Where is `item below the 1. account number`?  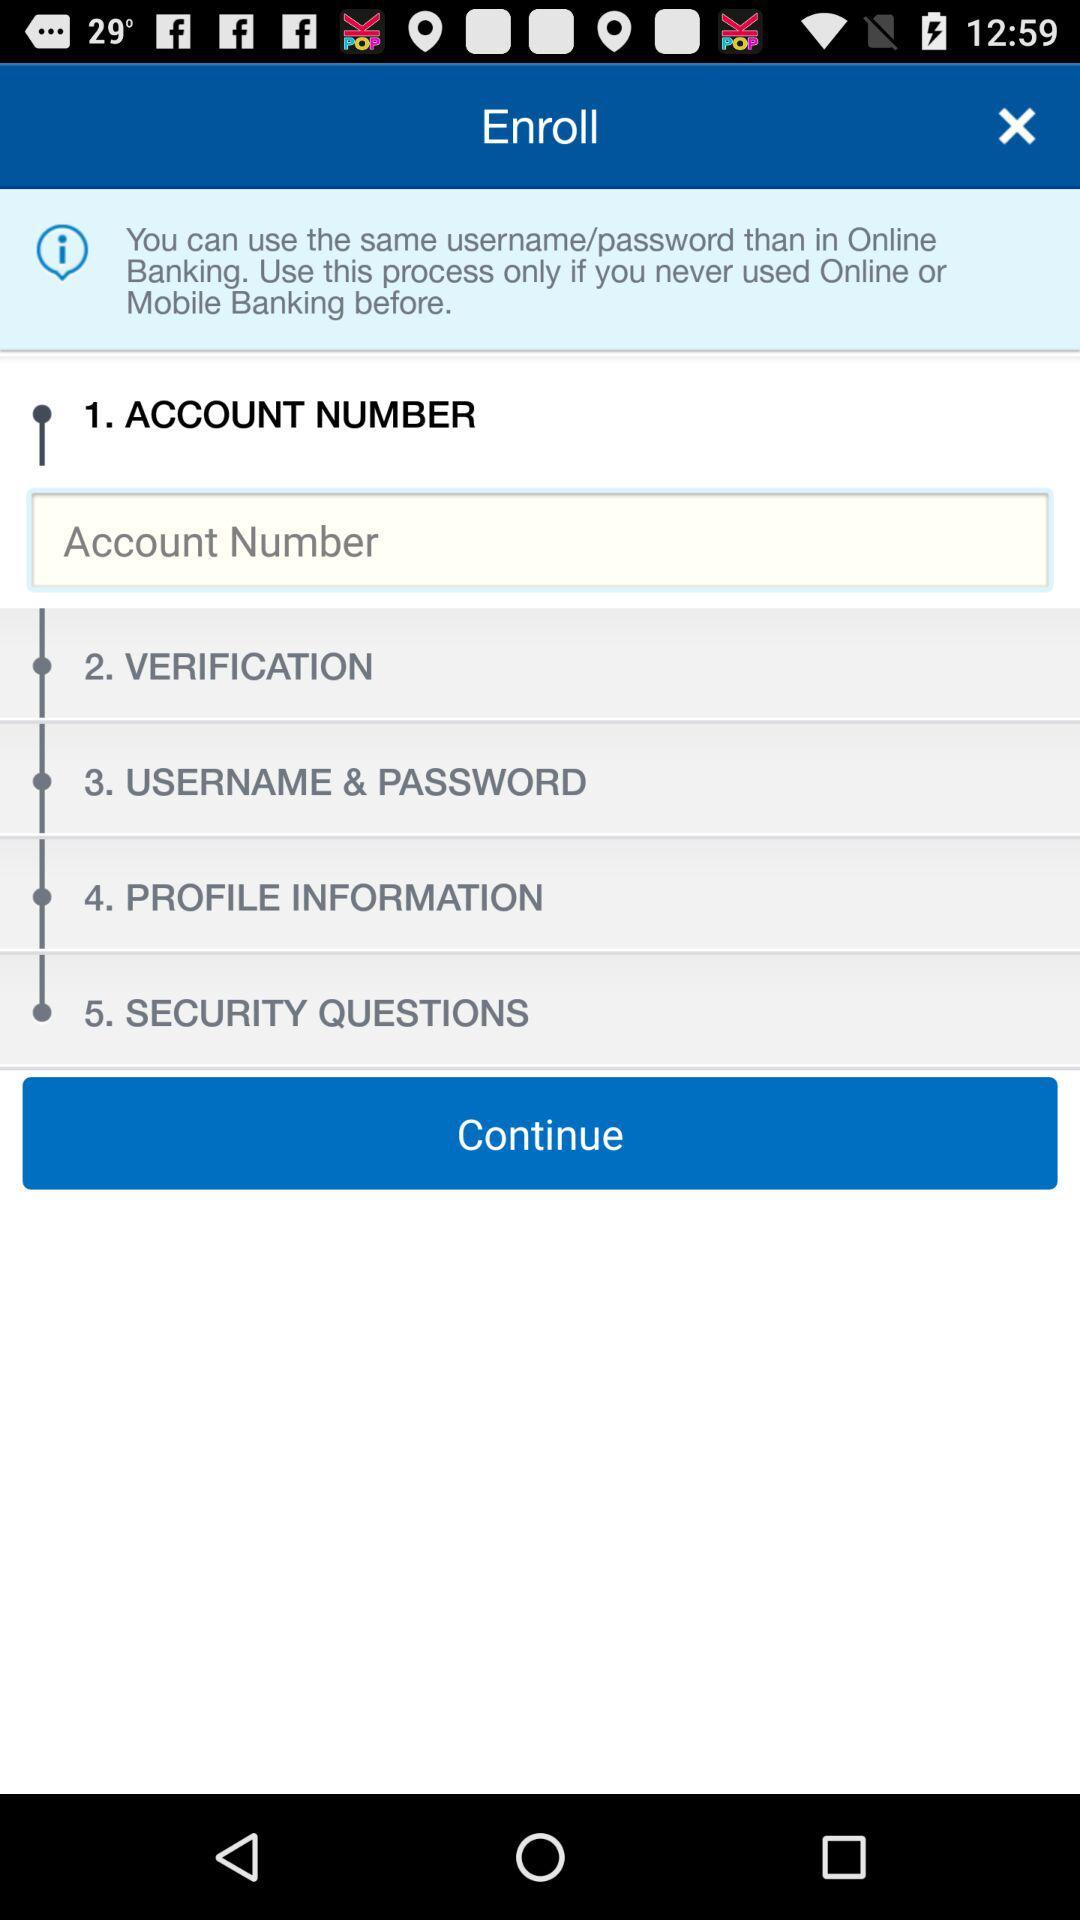
item below the 1. account number is located at coordinates (540, 539).